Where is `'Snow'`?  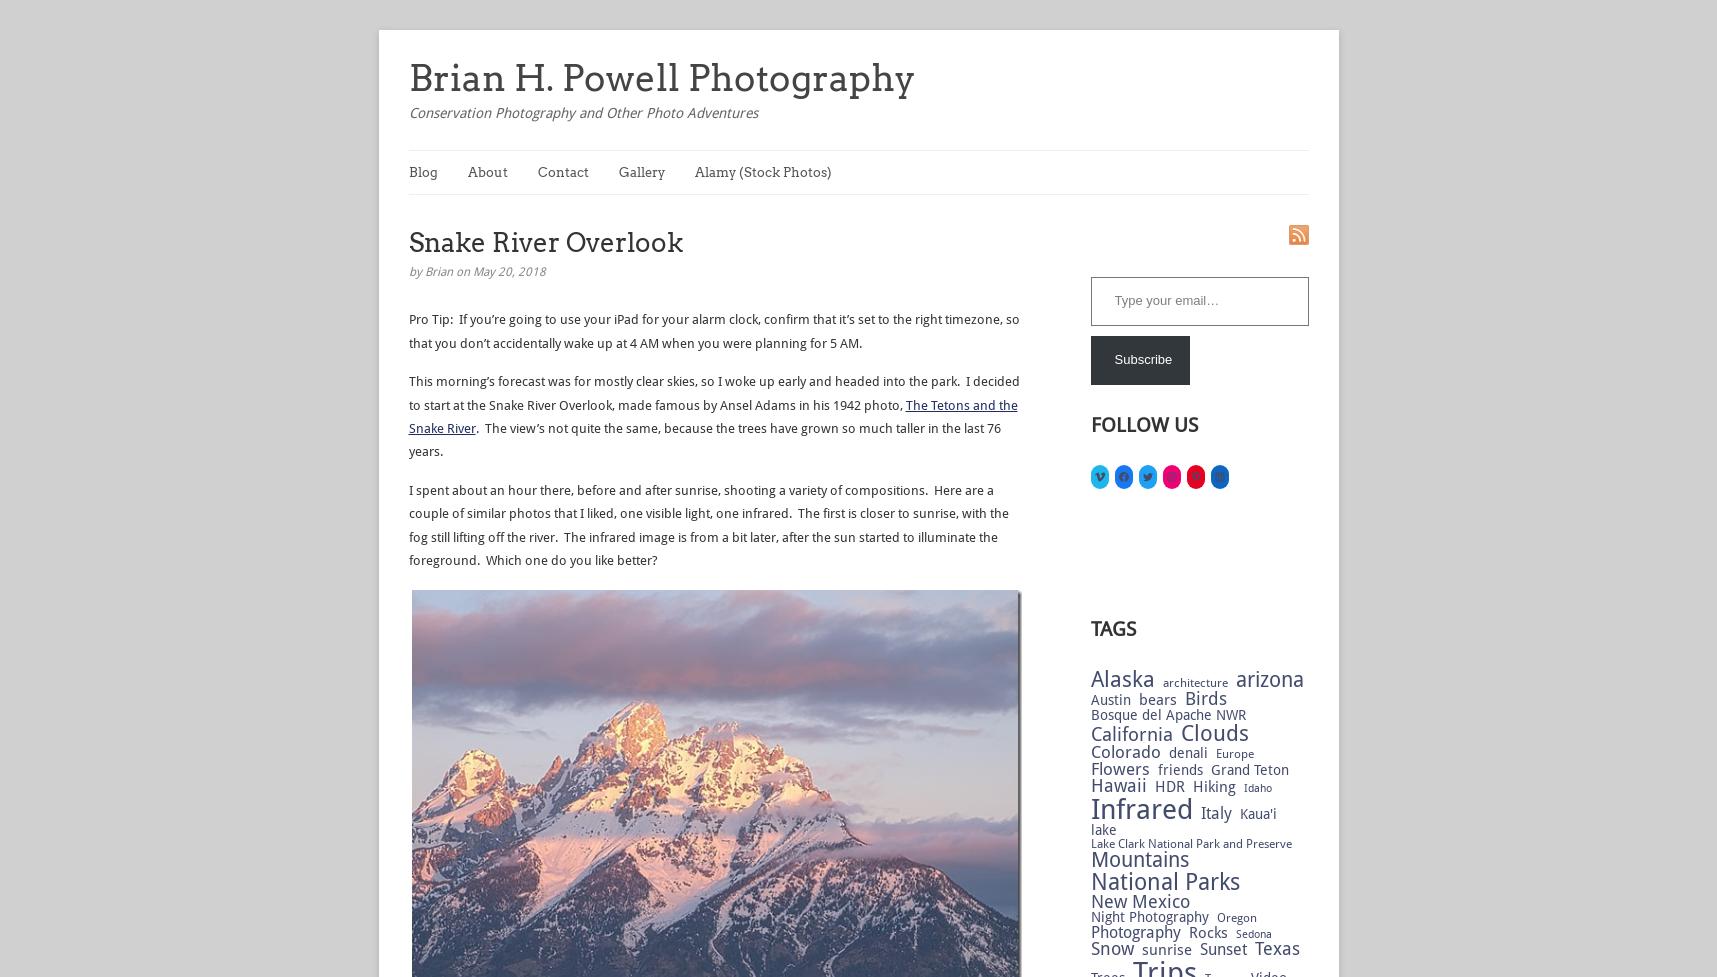 'Snow' is located at coordinates (1111, 947).